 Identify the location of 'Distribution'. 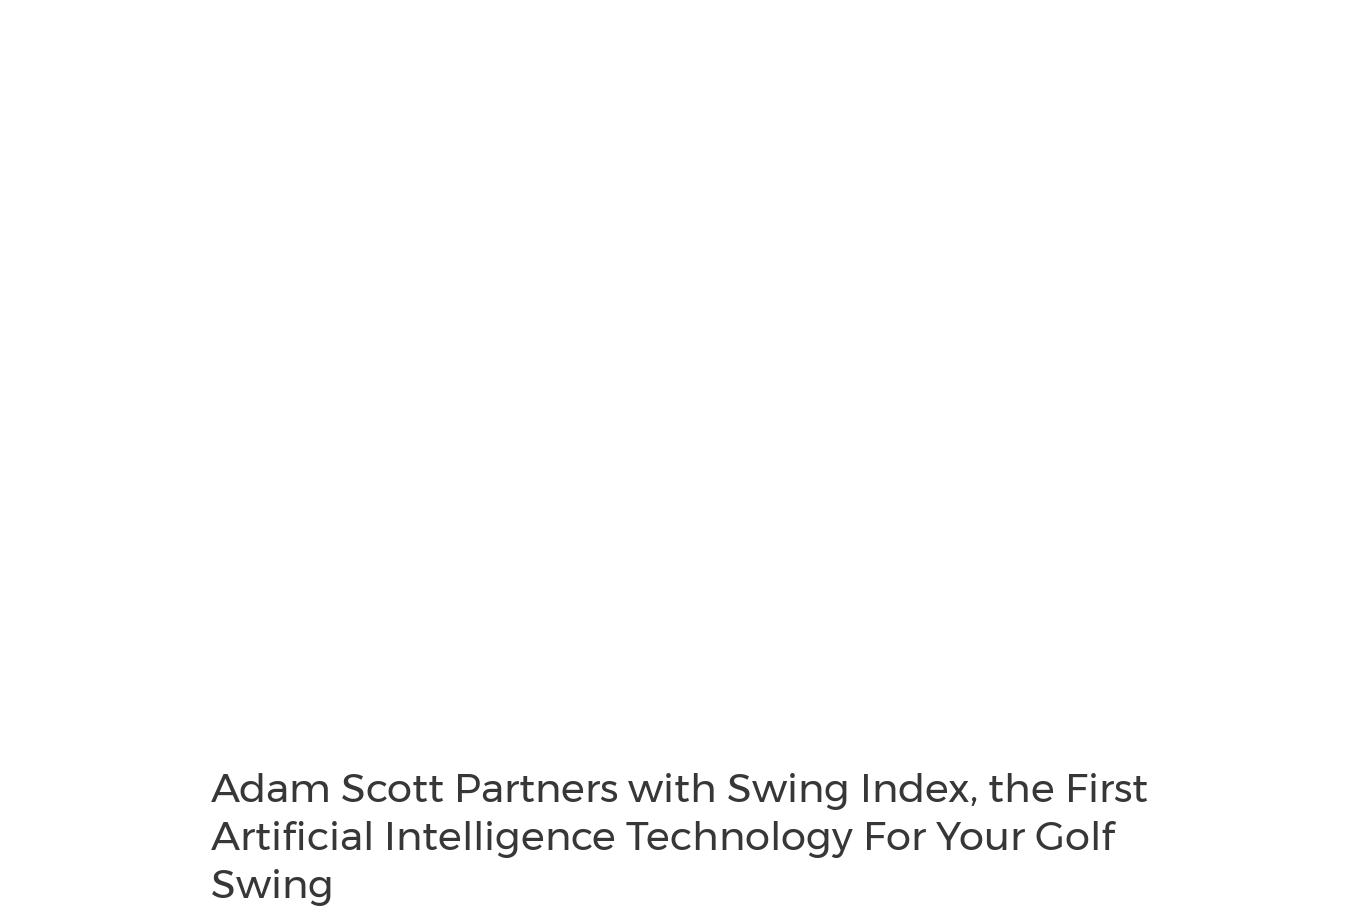
(81, 188).